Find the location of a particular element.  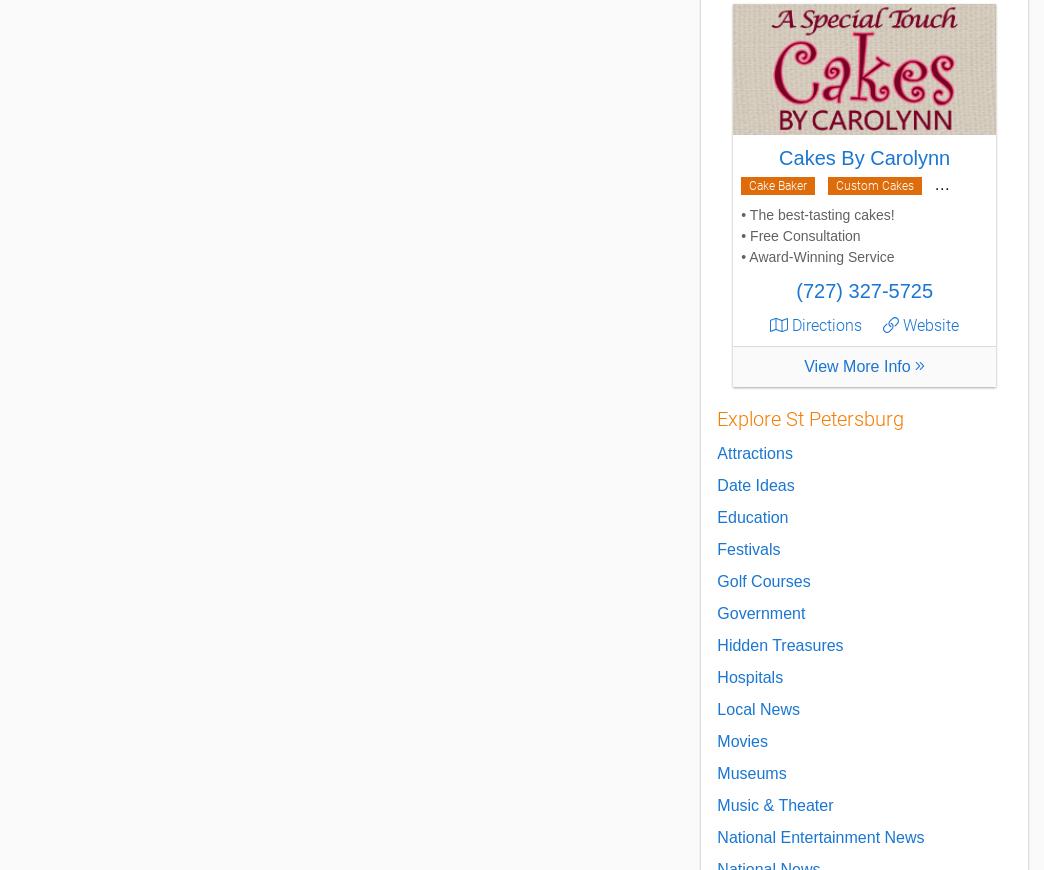

'Music & Theater' is located at coordinates (716, 805).